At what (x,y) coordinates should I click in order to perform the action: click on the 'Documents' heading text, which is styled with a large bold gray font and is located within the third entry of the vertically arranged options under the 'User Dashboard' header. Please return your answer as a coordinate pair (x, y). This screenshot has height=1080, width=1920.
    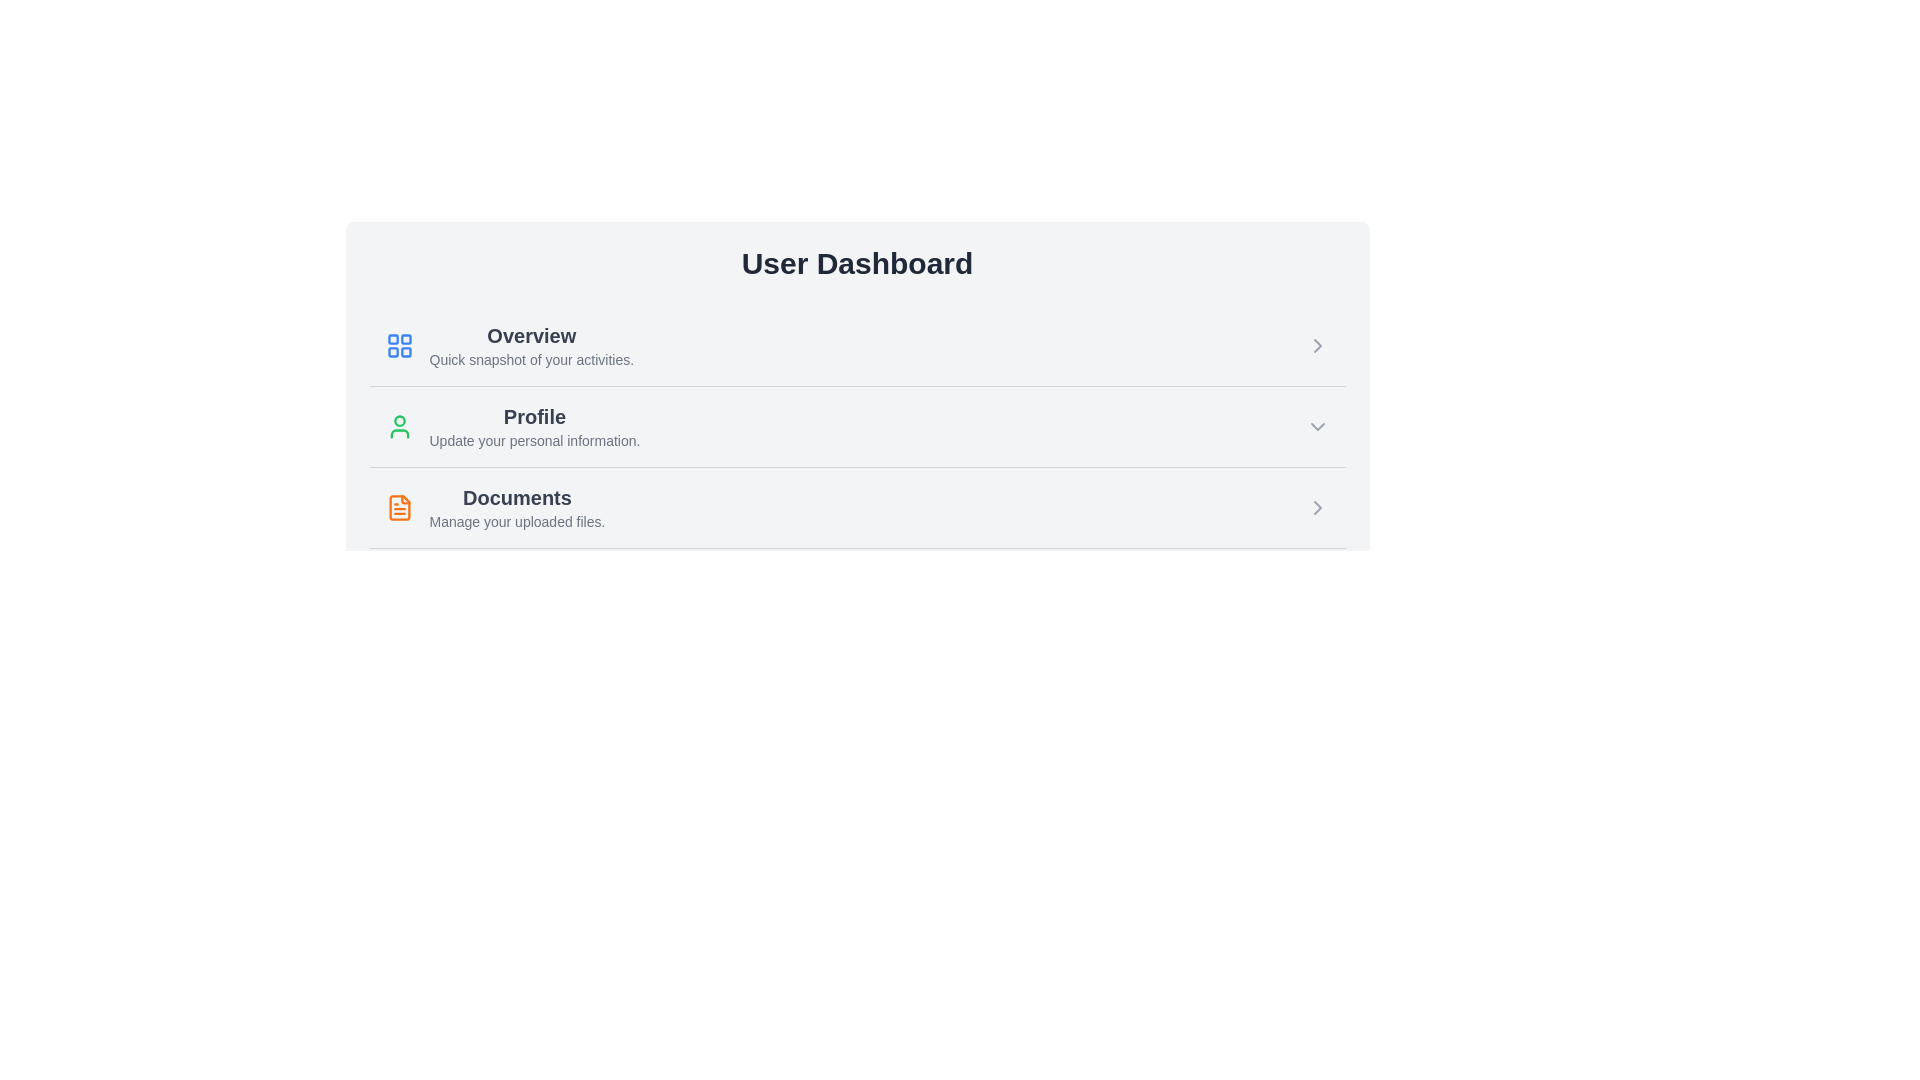
    Looking at the image, I should click on (517, 496).